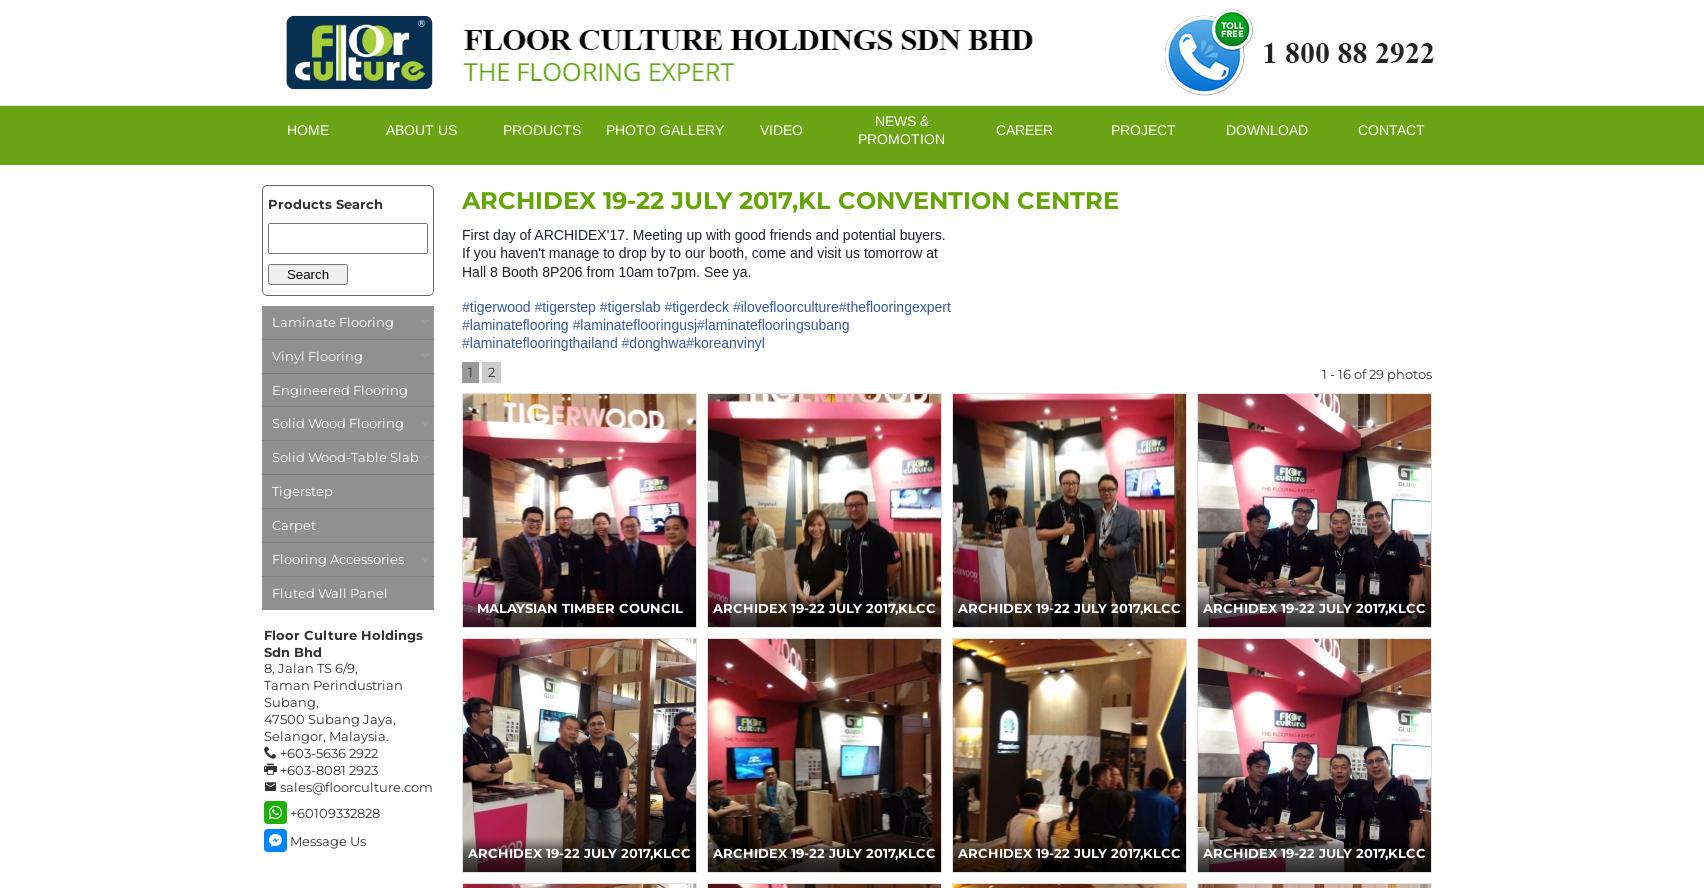 This screenshot has width=1704, height=888. I want to click on 'tigerstep', so click(568, 305).